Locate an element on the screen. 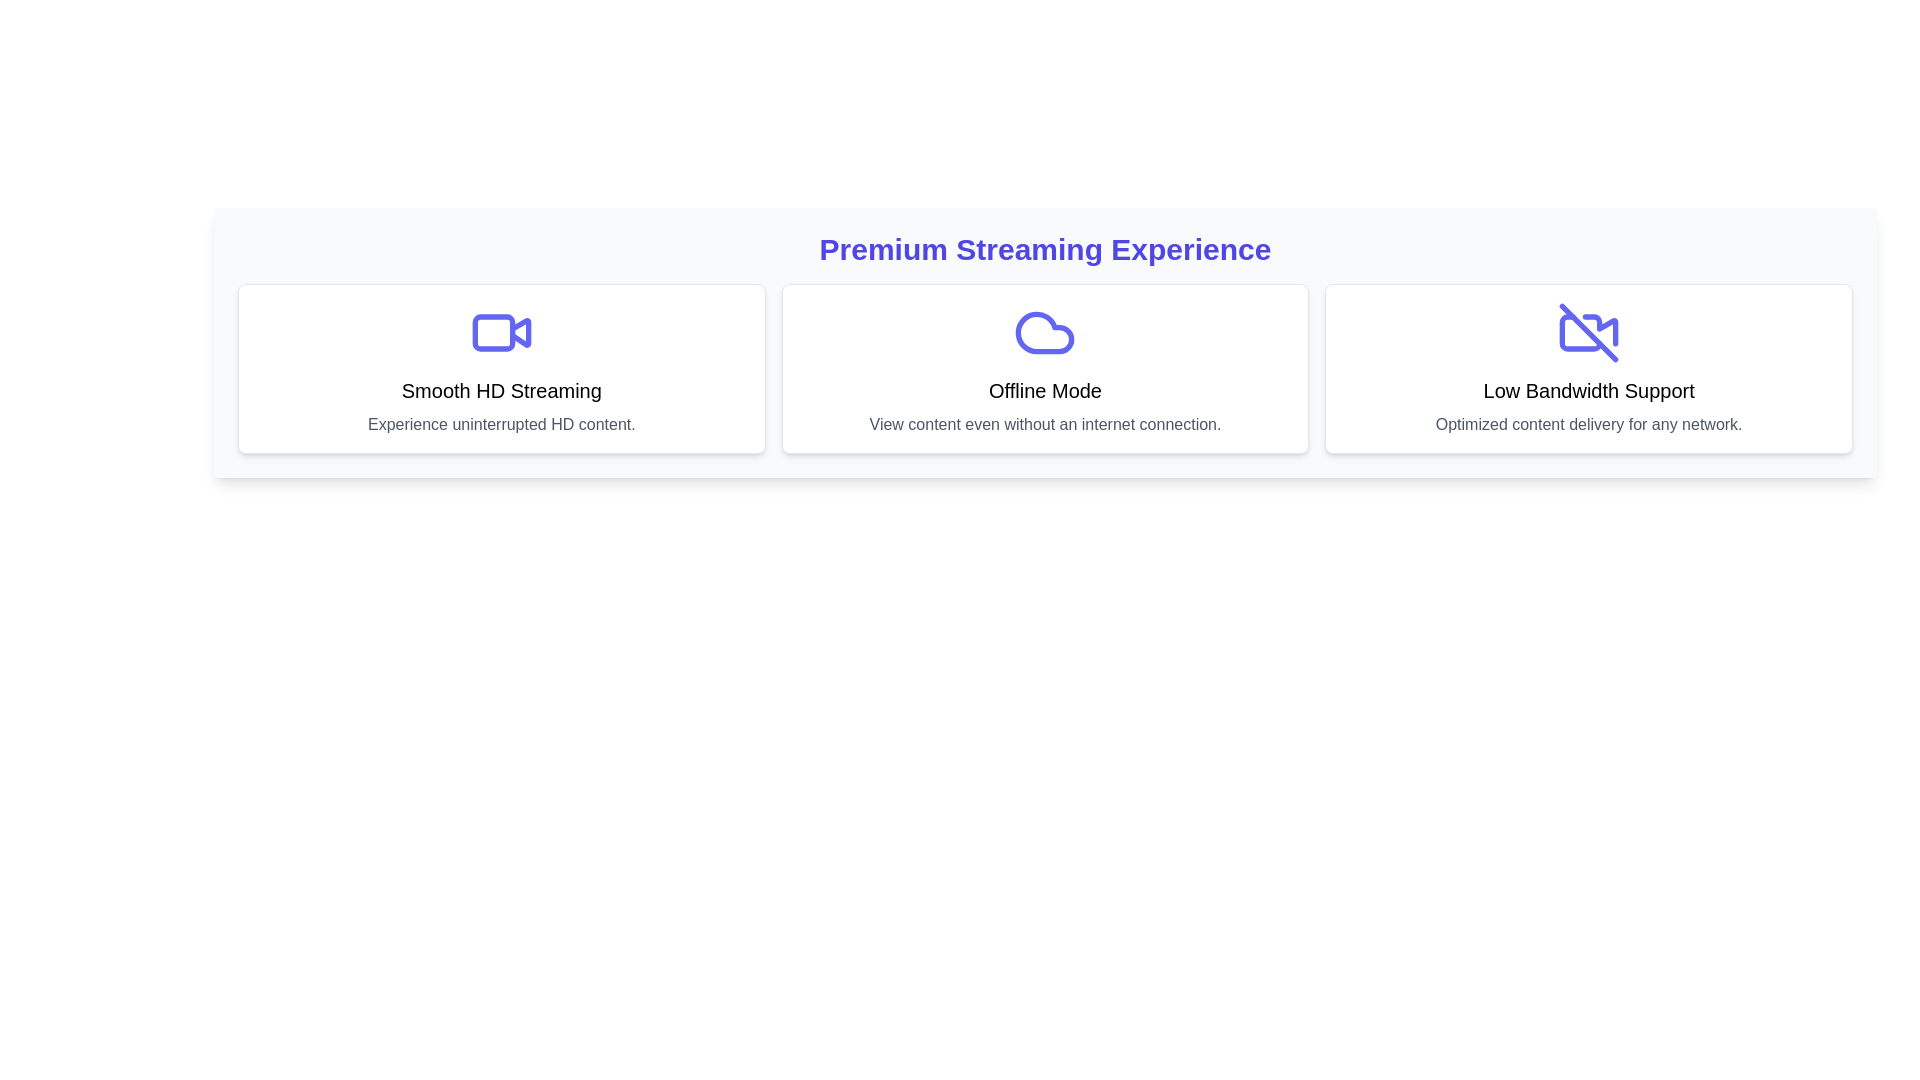 This screenshot has height=1080, width=1920. the cloud-shaped icon with a blue outline located above the 'Offline Mode' text within its card is located at coordinates (1044, 331).